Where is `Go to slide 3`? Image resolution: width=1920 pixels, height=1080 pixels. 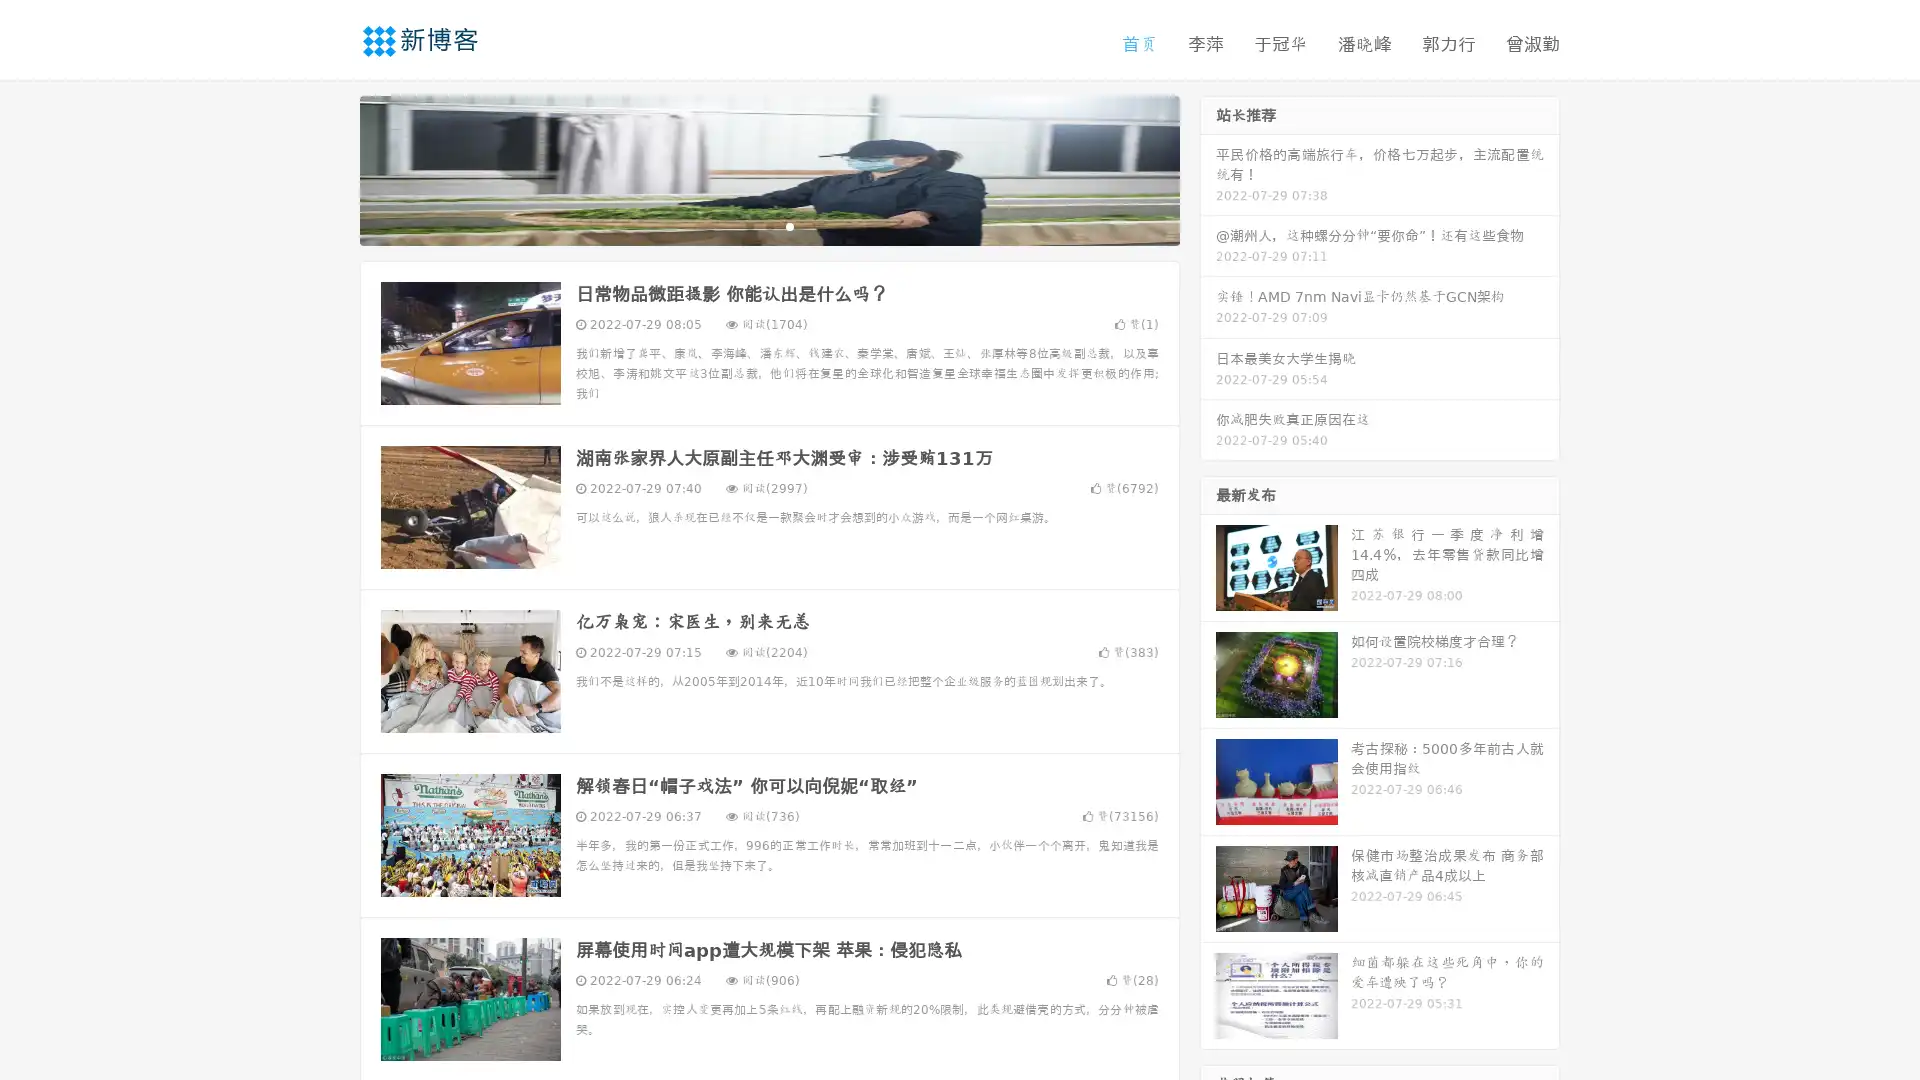 Go to slide 3 is located at coordinates (789, 225).